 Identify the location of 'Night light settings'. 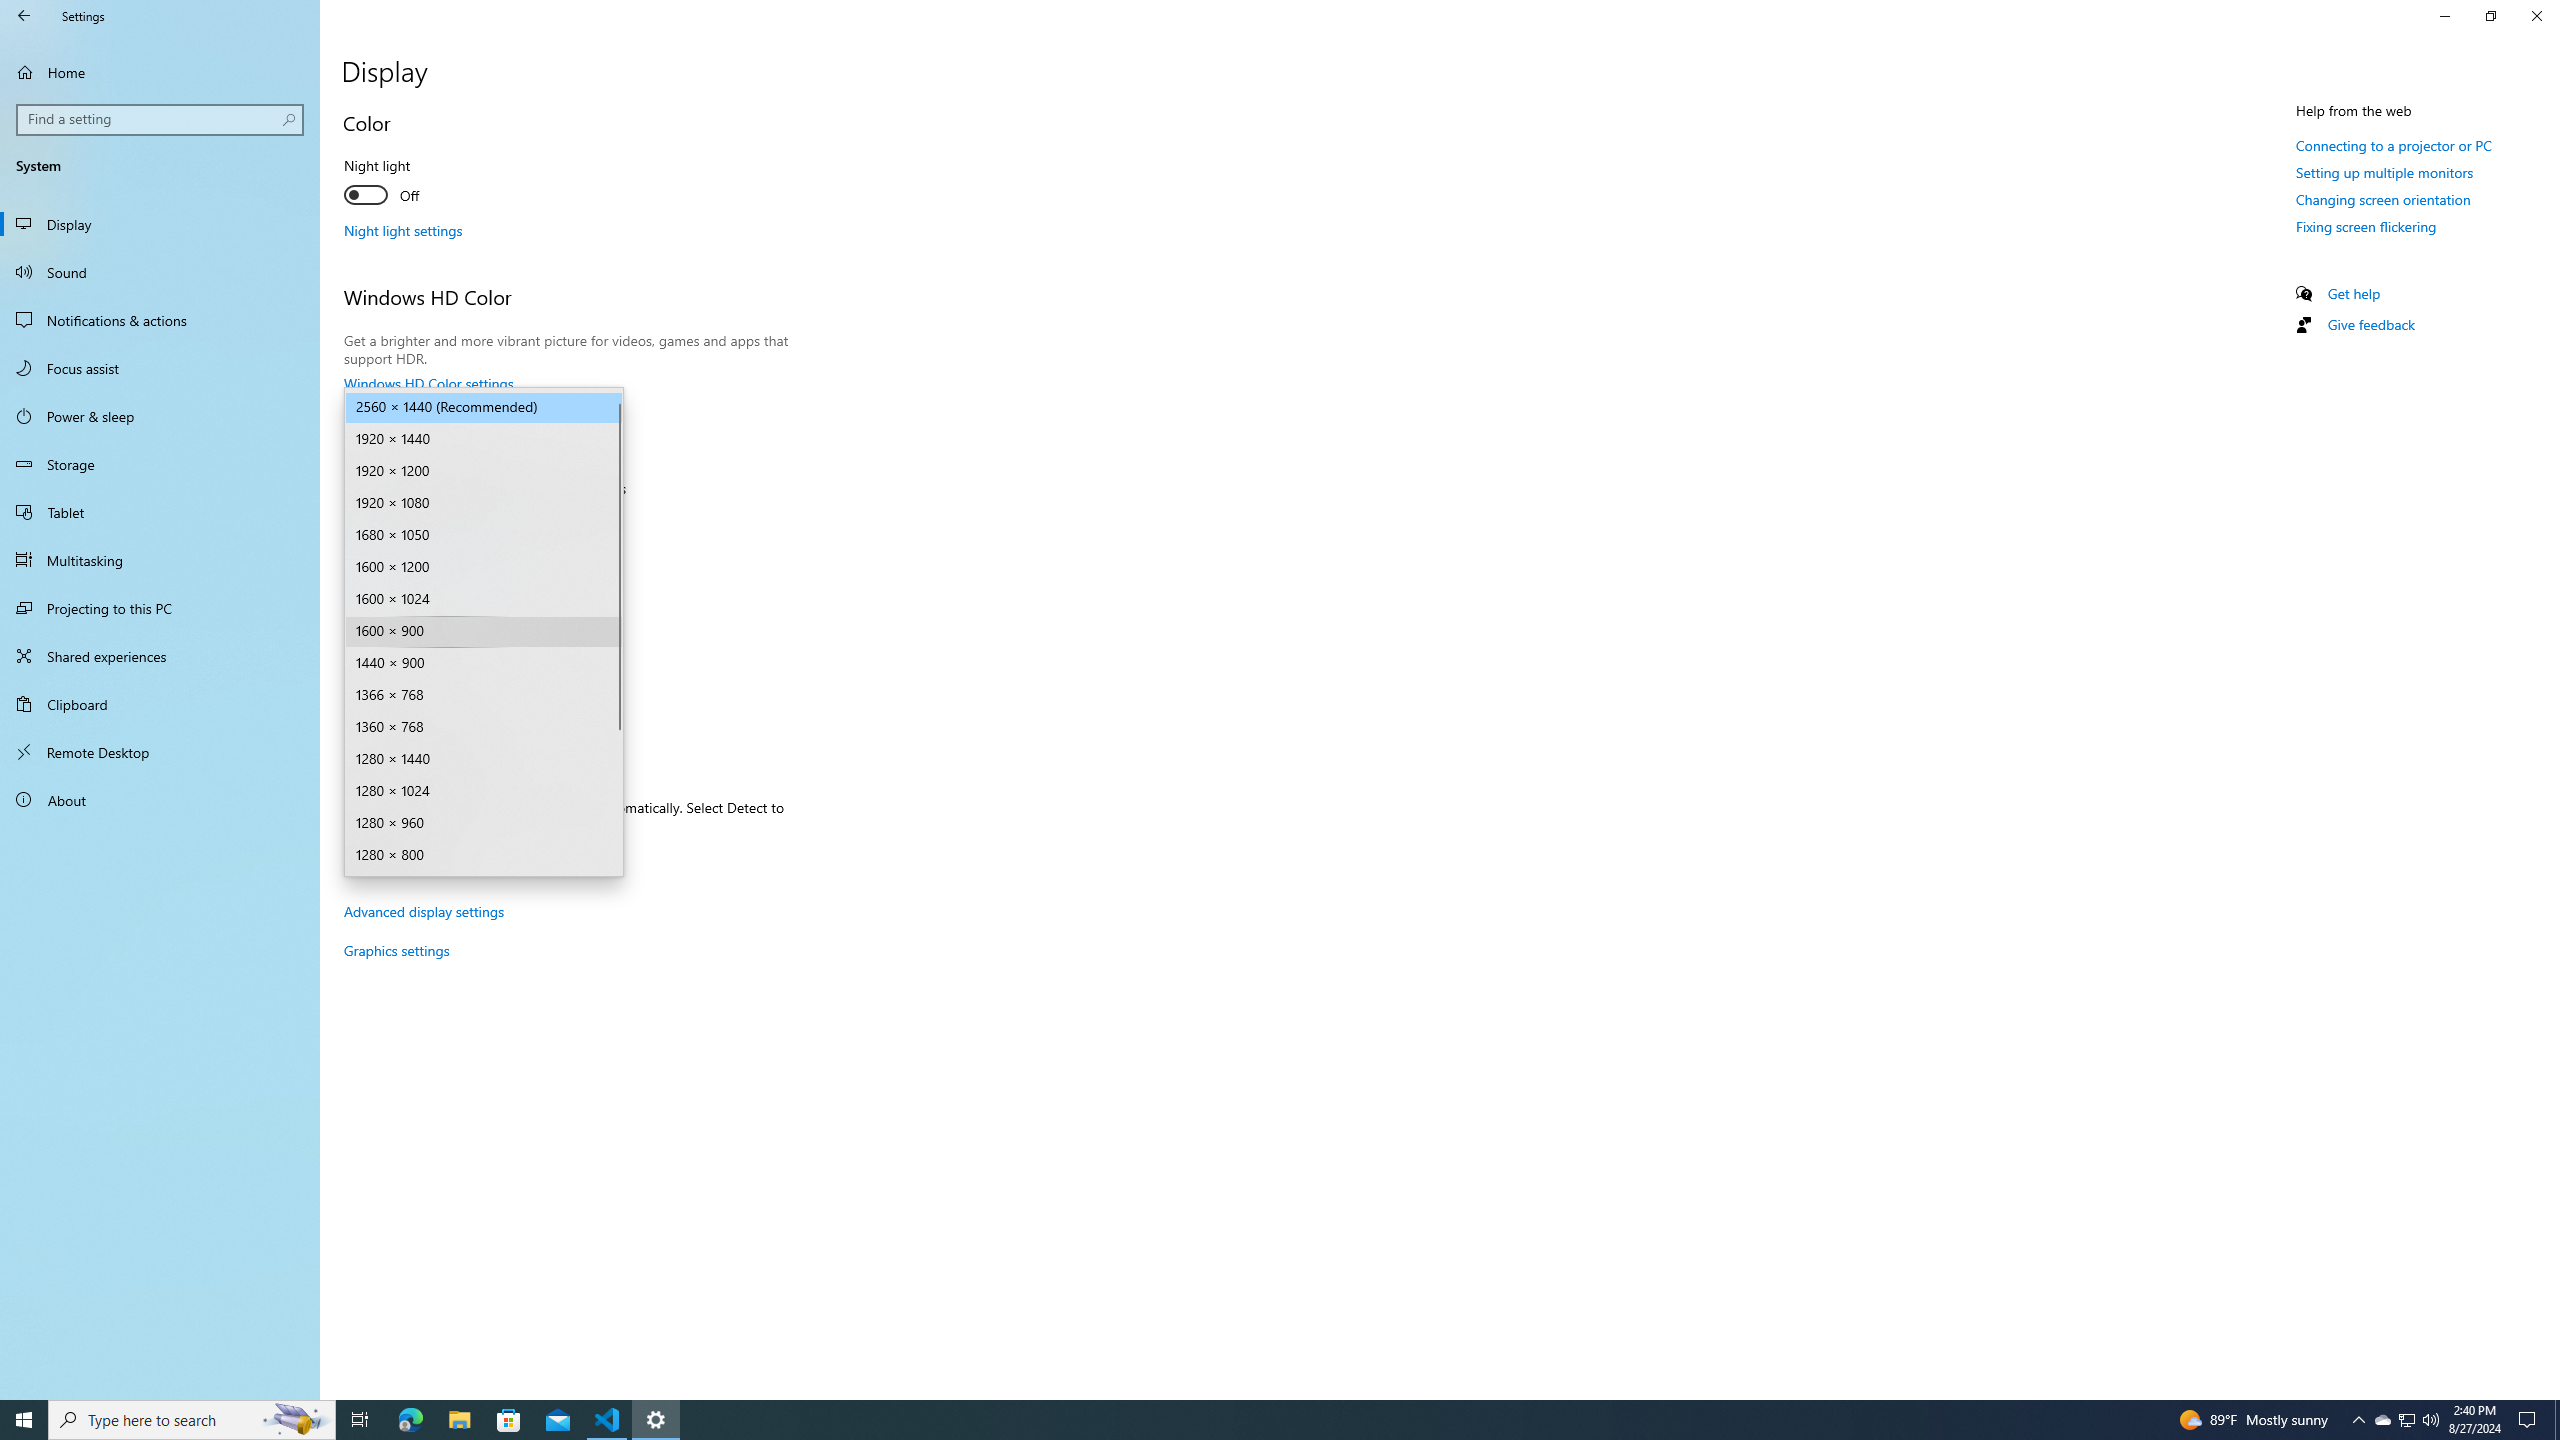
(403, 229).